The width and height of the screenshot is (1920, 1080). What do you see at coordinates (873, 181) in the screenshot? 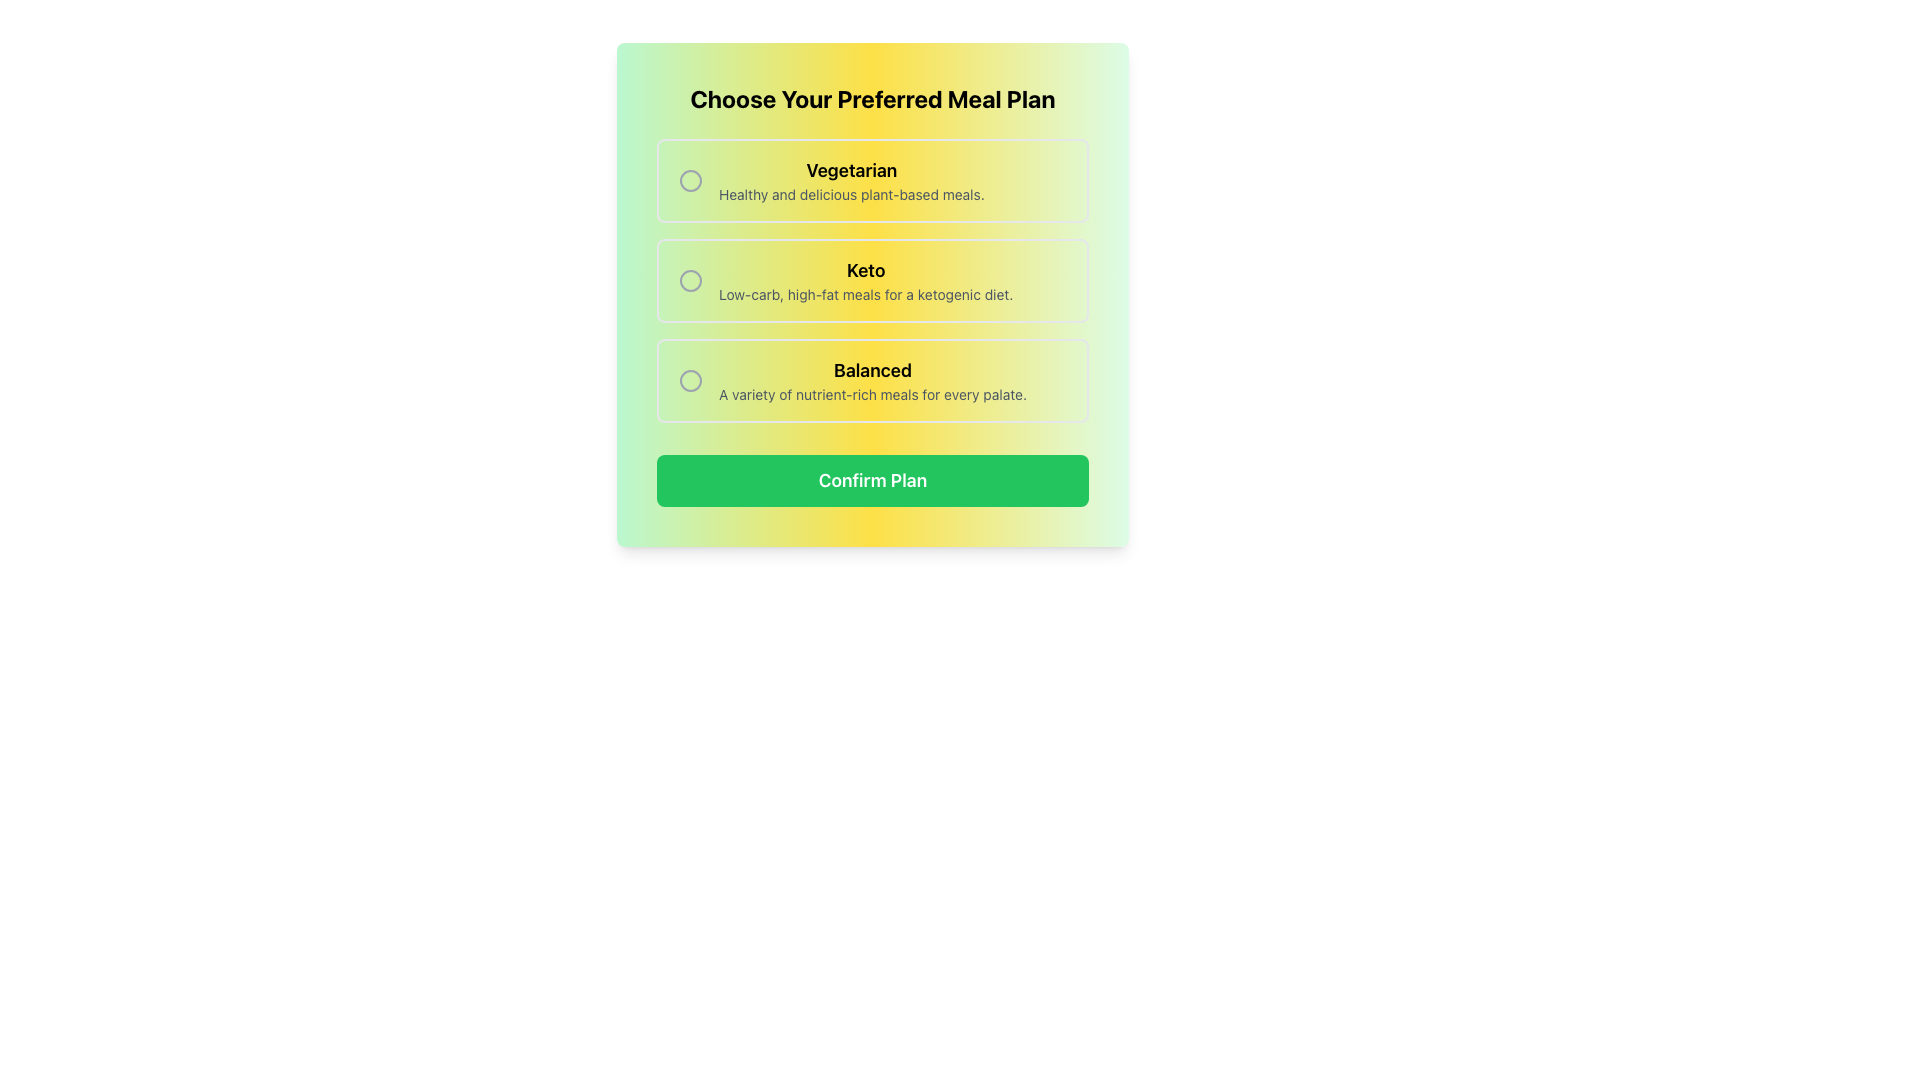
I see `the 'Vegetarian' radio button` at bounding box center [873, 181].